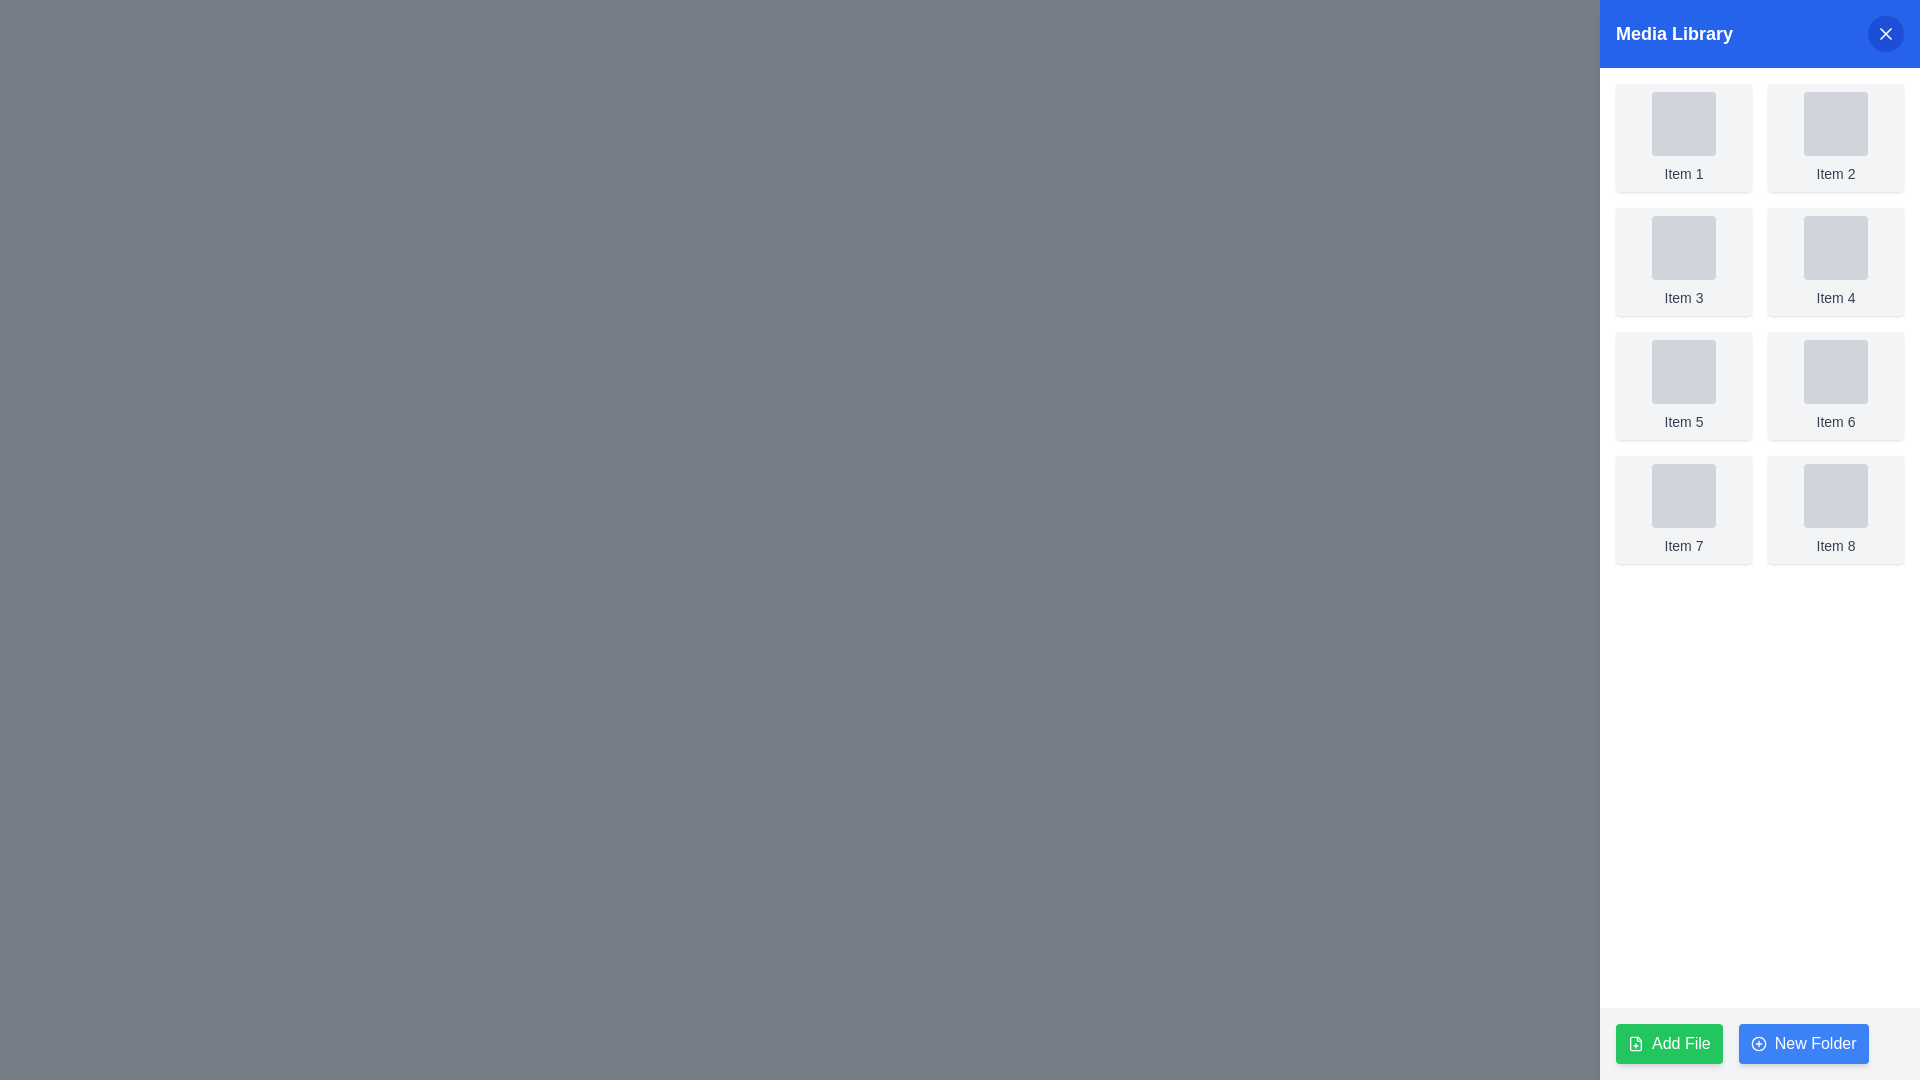 Image resolution: width=1920 pixels, height=1080 pixels. What do you see at coordinates (1885, 34) in the screenshot?
I see `the close button located in the top-right part of the media library panel` at bounding box center [1885, 34].